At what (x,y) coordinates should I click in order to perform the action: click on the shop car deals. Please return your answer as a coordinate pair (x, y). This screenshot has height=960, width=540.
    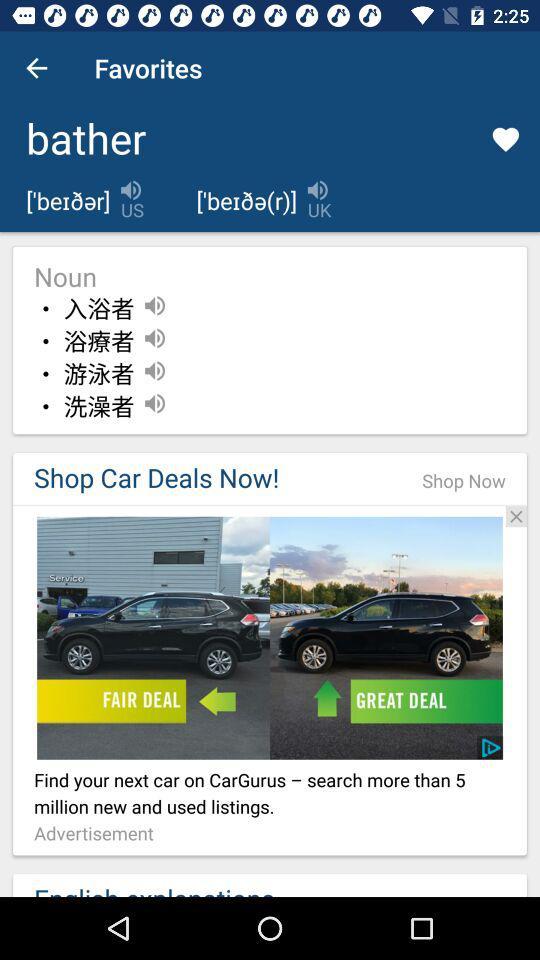
    Looking at the image, I should click on (206, 478).